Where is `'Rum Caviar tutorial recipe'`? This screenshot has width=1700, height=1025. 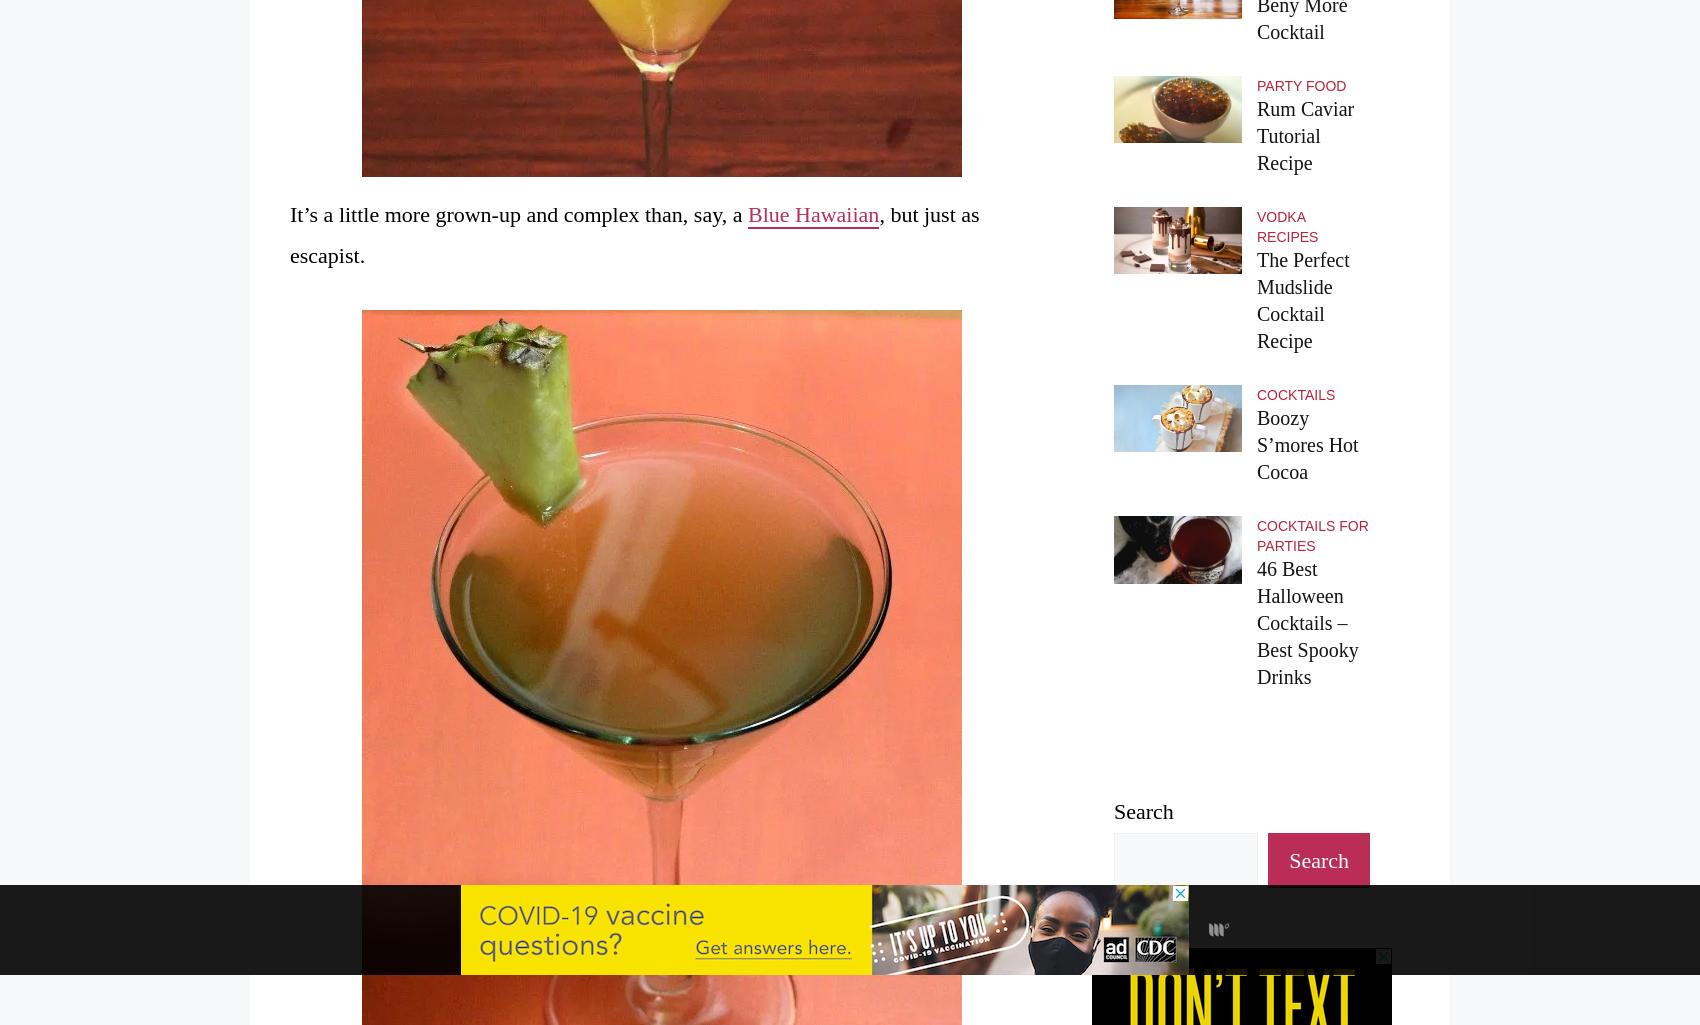 'Rum Caviar tutorial recipe' is located at coordinates (1305, 136).